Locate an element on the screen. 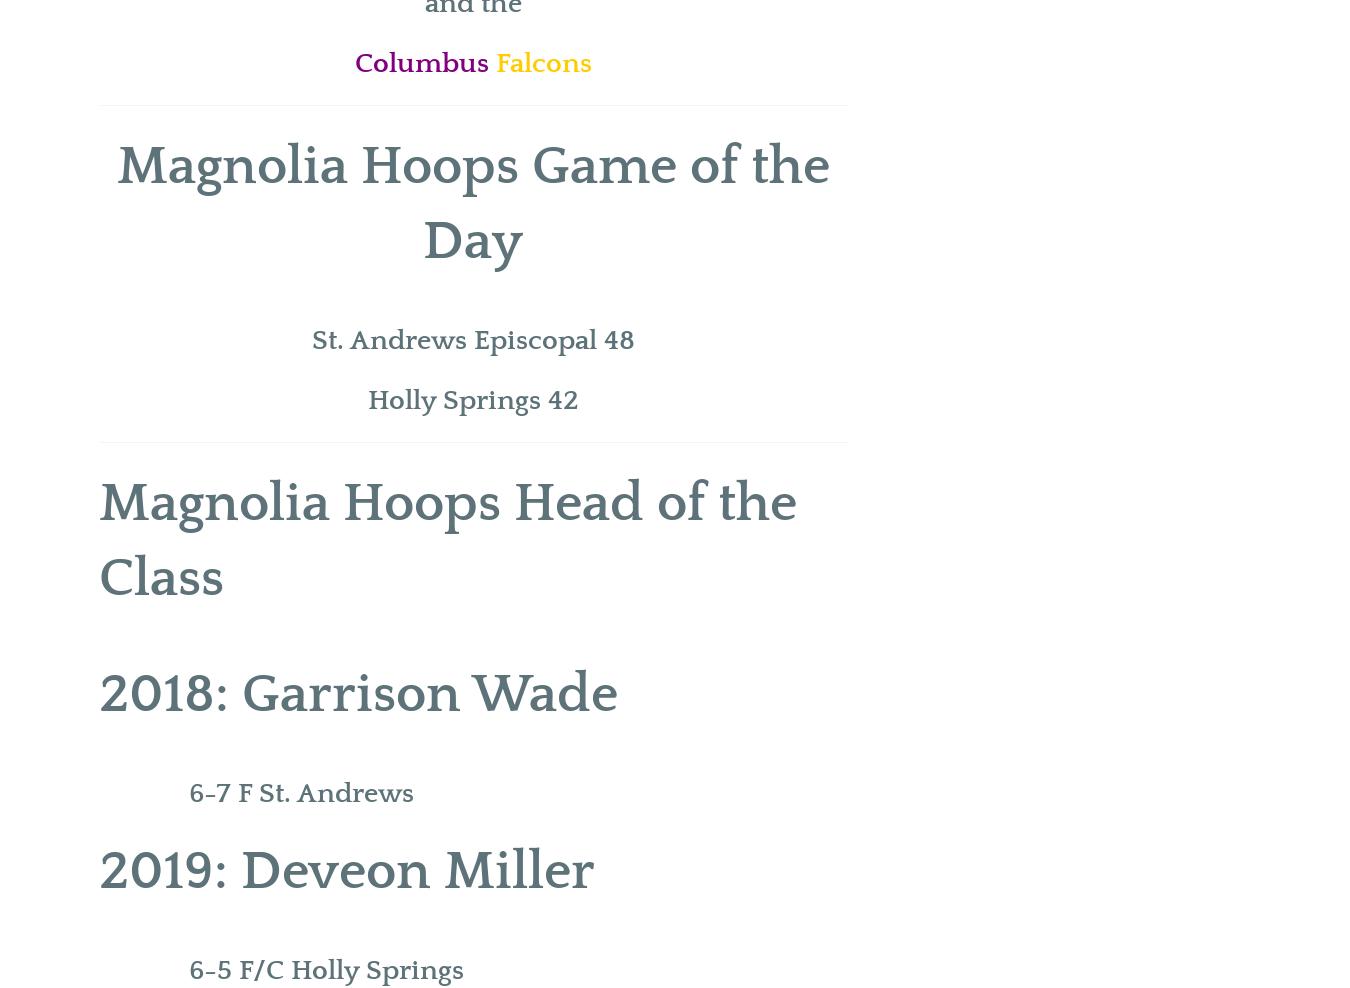 The height and width of the screenshot is (988, 1350). '2019: Deveon Miller' is located at coordinates (97, 870).